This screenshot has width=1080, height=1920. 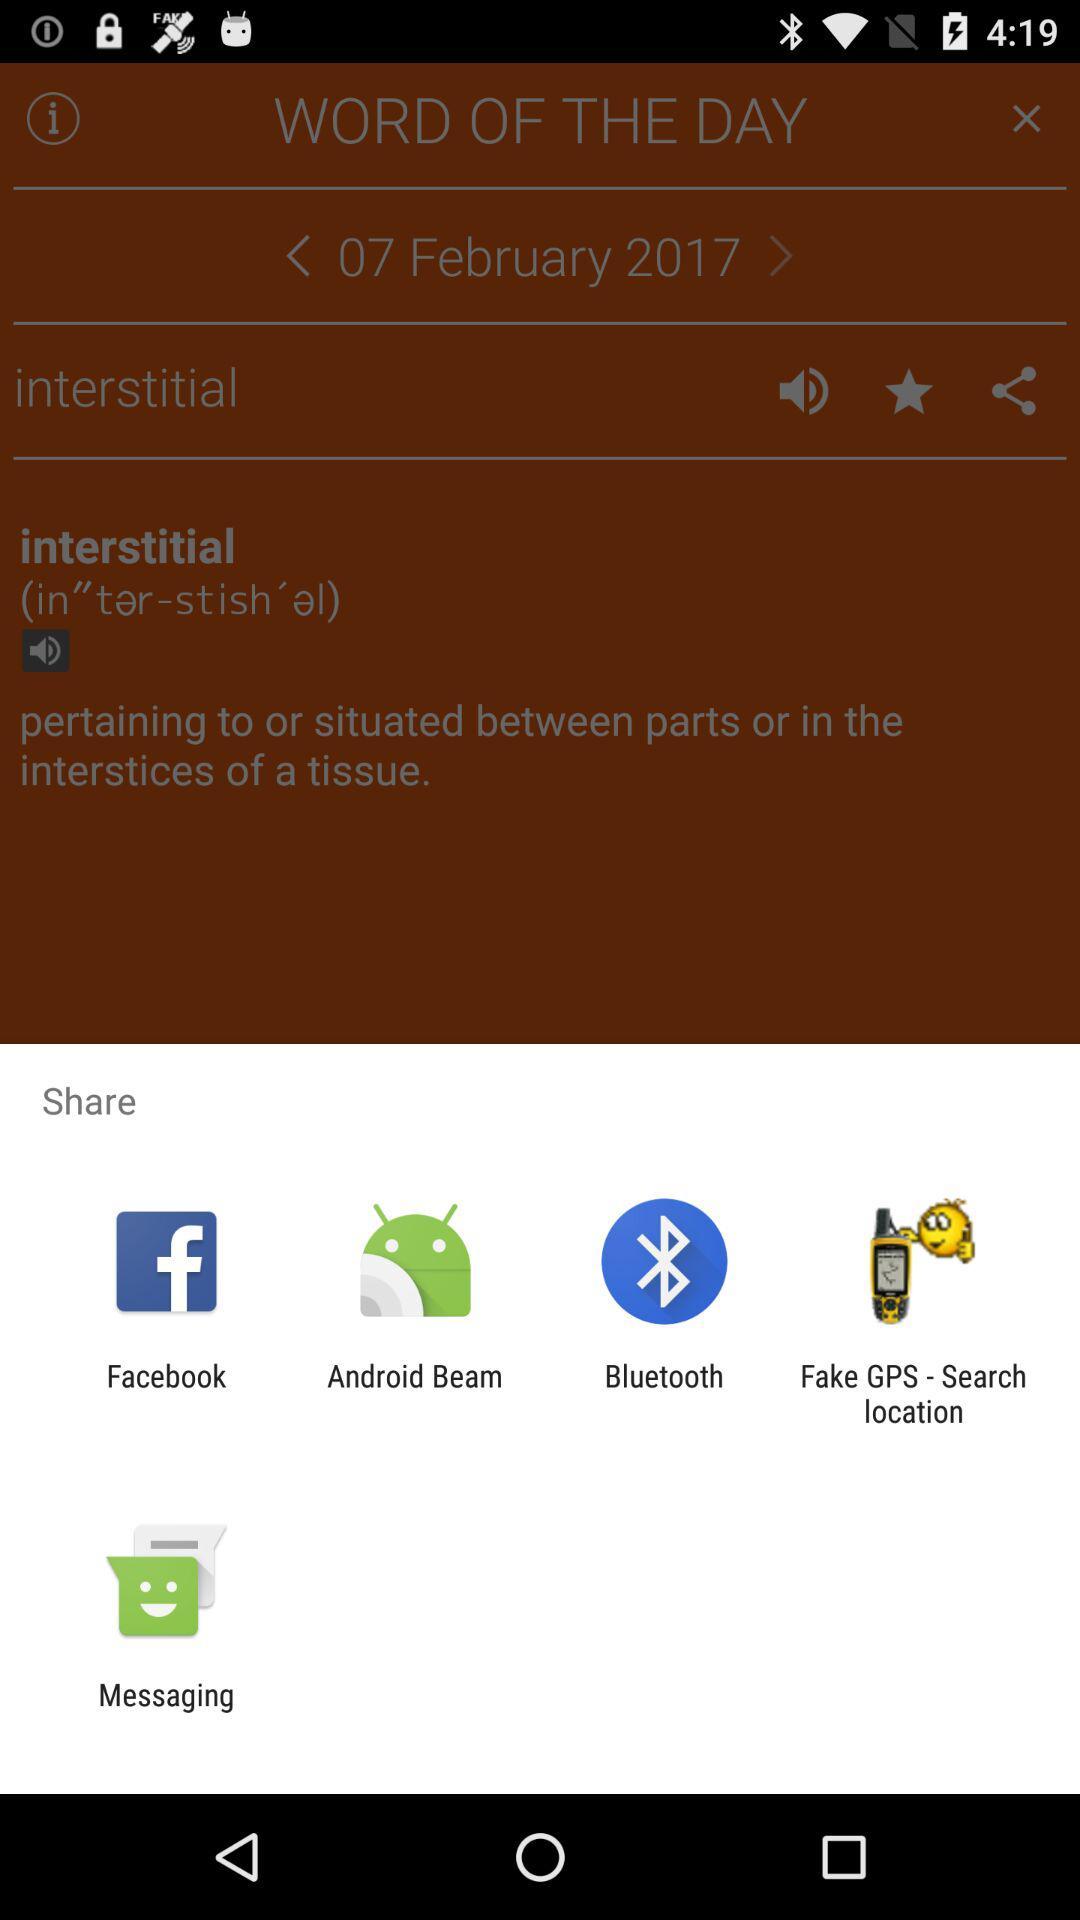 I want to click on fake gps search icon, so click(x=913, y=1392).